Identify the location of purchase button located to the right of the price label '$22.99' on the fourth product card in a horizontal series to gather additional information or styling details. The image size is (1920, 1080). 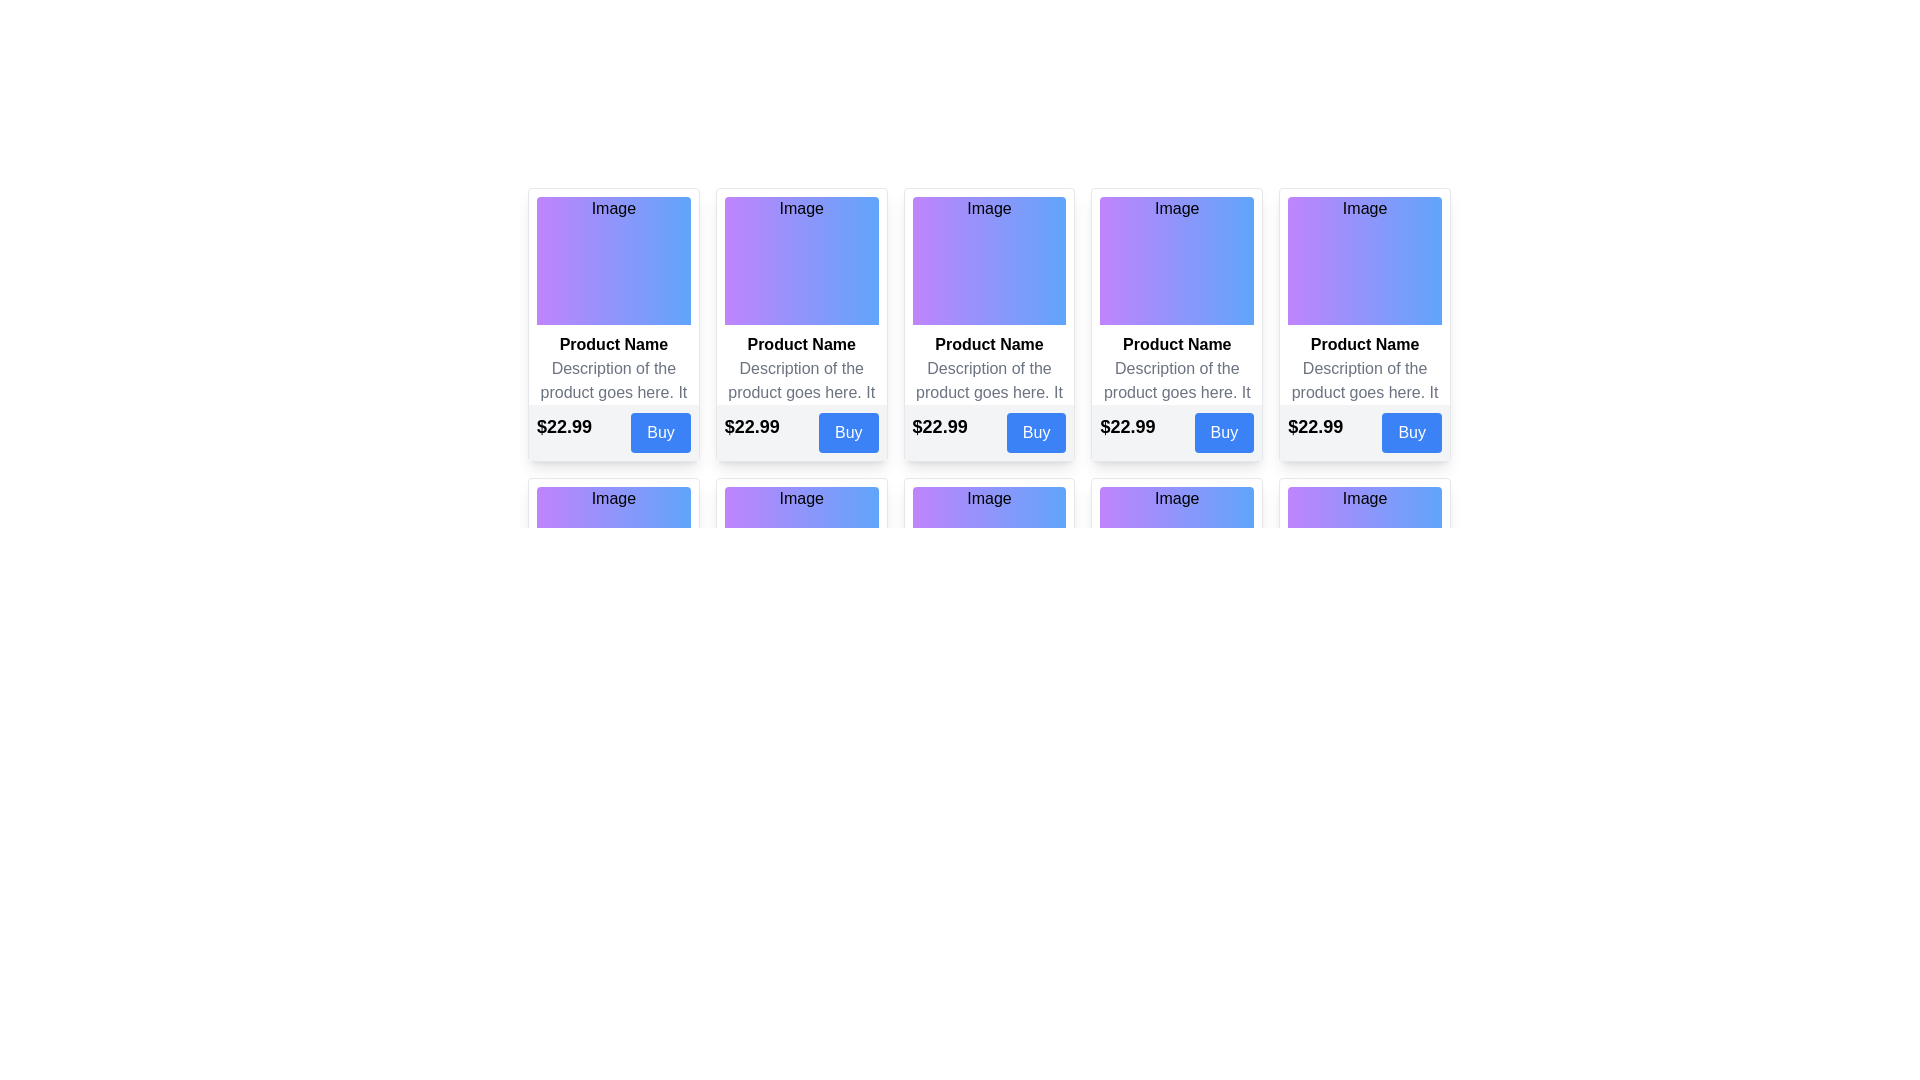
(1036, 431).